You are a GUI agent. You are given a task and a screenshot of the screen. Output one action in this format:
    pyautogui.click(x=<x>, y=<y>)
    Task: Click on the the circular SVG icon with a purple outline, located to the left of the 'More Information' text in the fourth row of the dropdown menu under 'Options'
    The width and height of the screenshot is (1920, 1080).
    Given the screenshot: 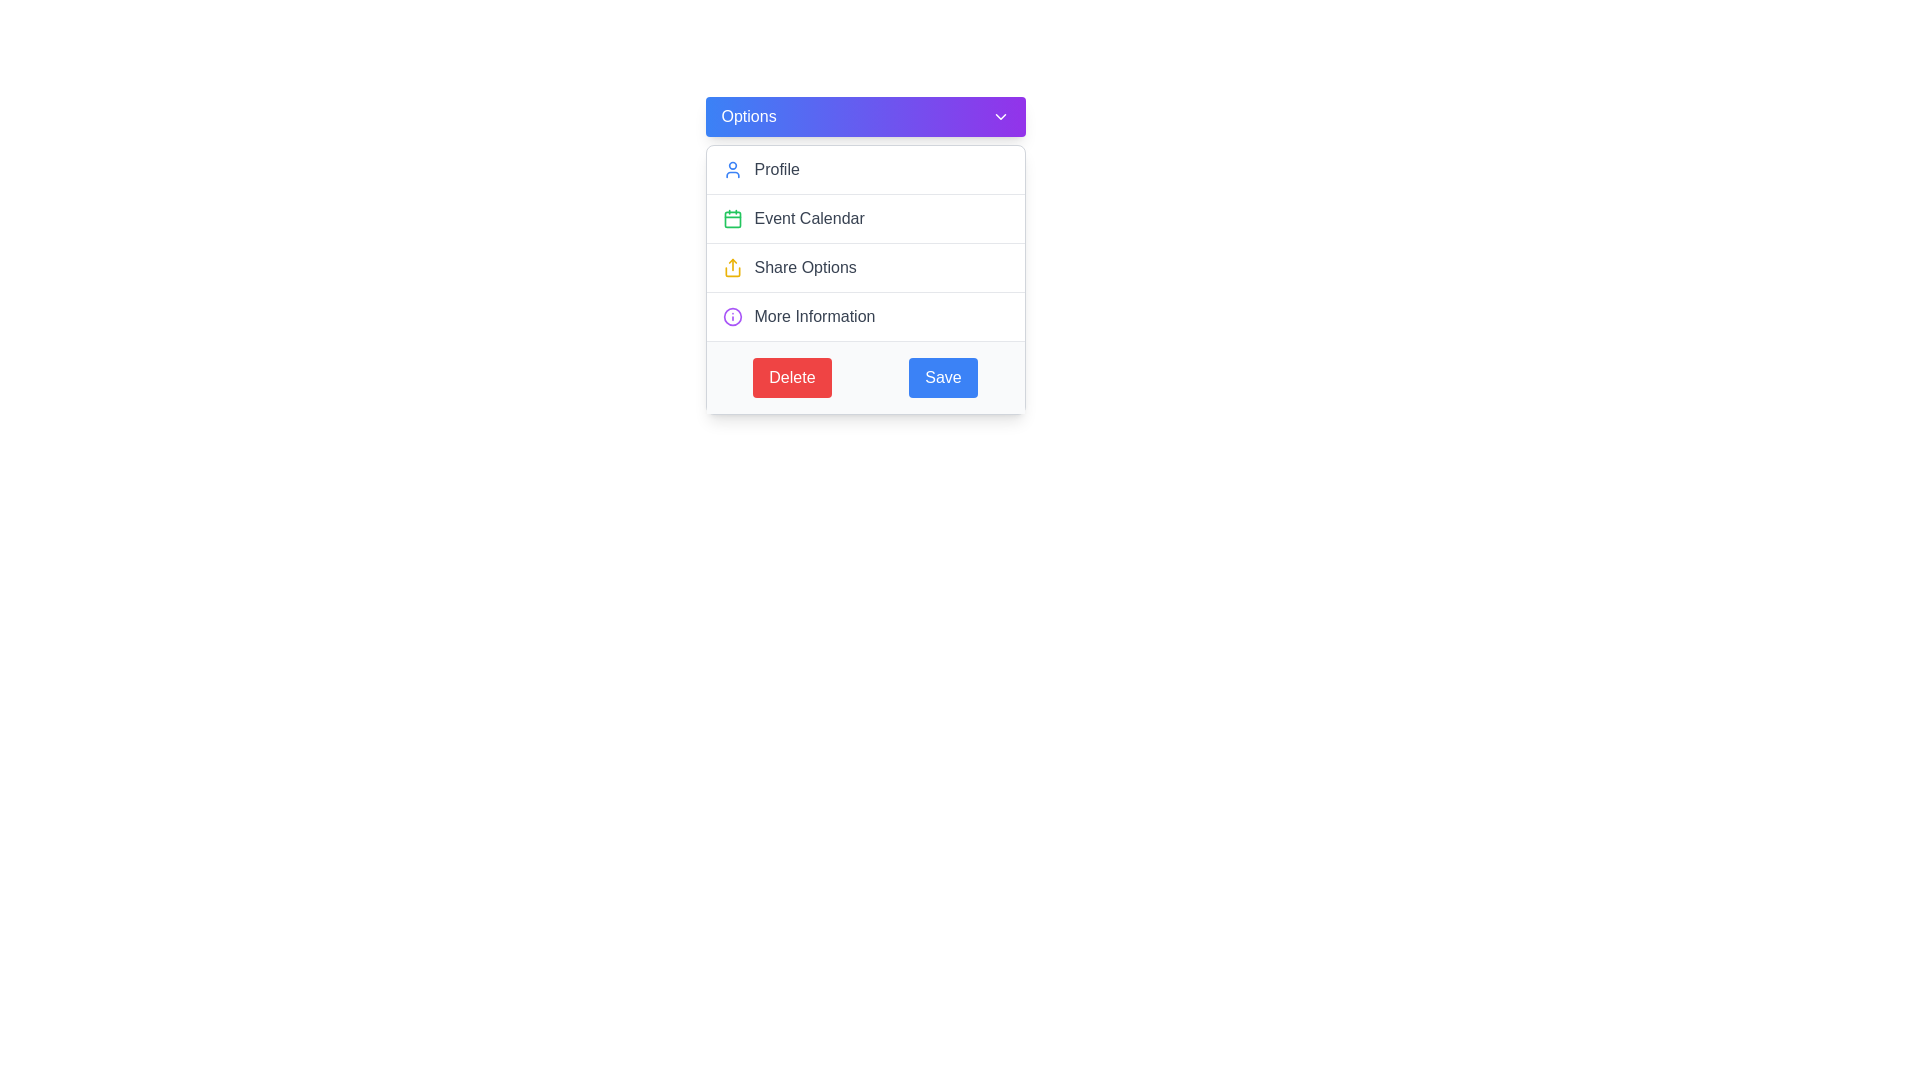 What is the action you would take?
    pyautogui.click(x=731, y=315)
    